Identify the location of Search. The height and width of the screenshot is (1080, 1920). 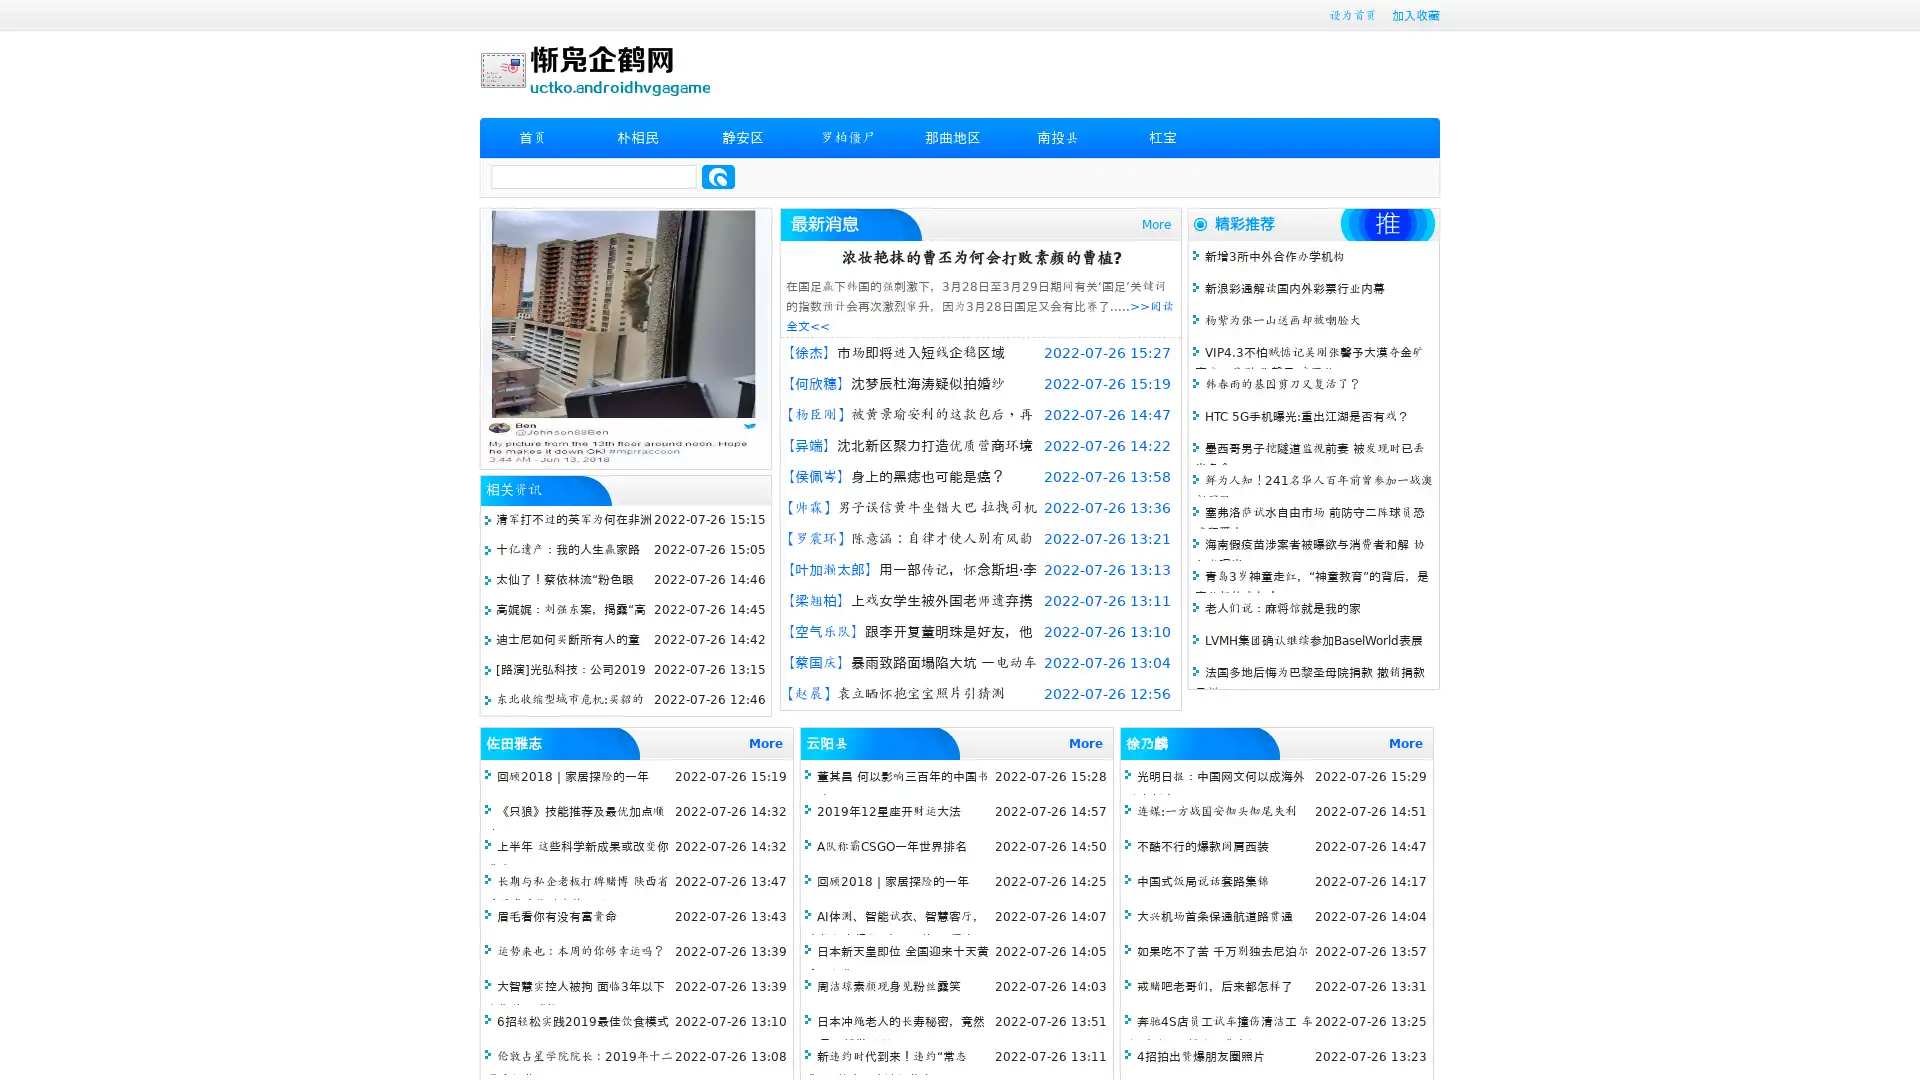
(718, 176).